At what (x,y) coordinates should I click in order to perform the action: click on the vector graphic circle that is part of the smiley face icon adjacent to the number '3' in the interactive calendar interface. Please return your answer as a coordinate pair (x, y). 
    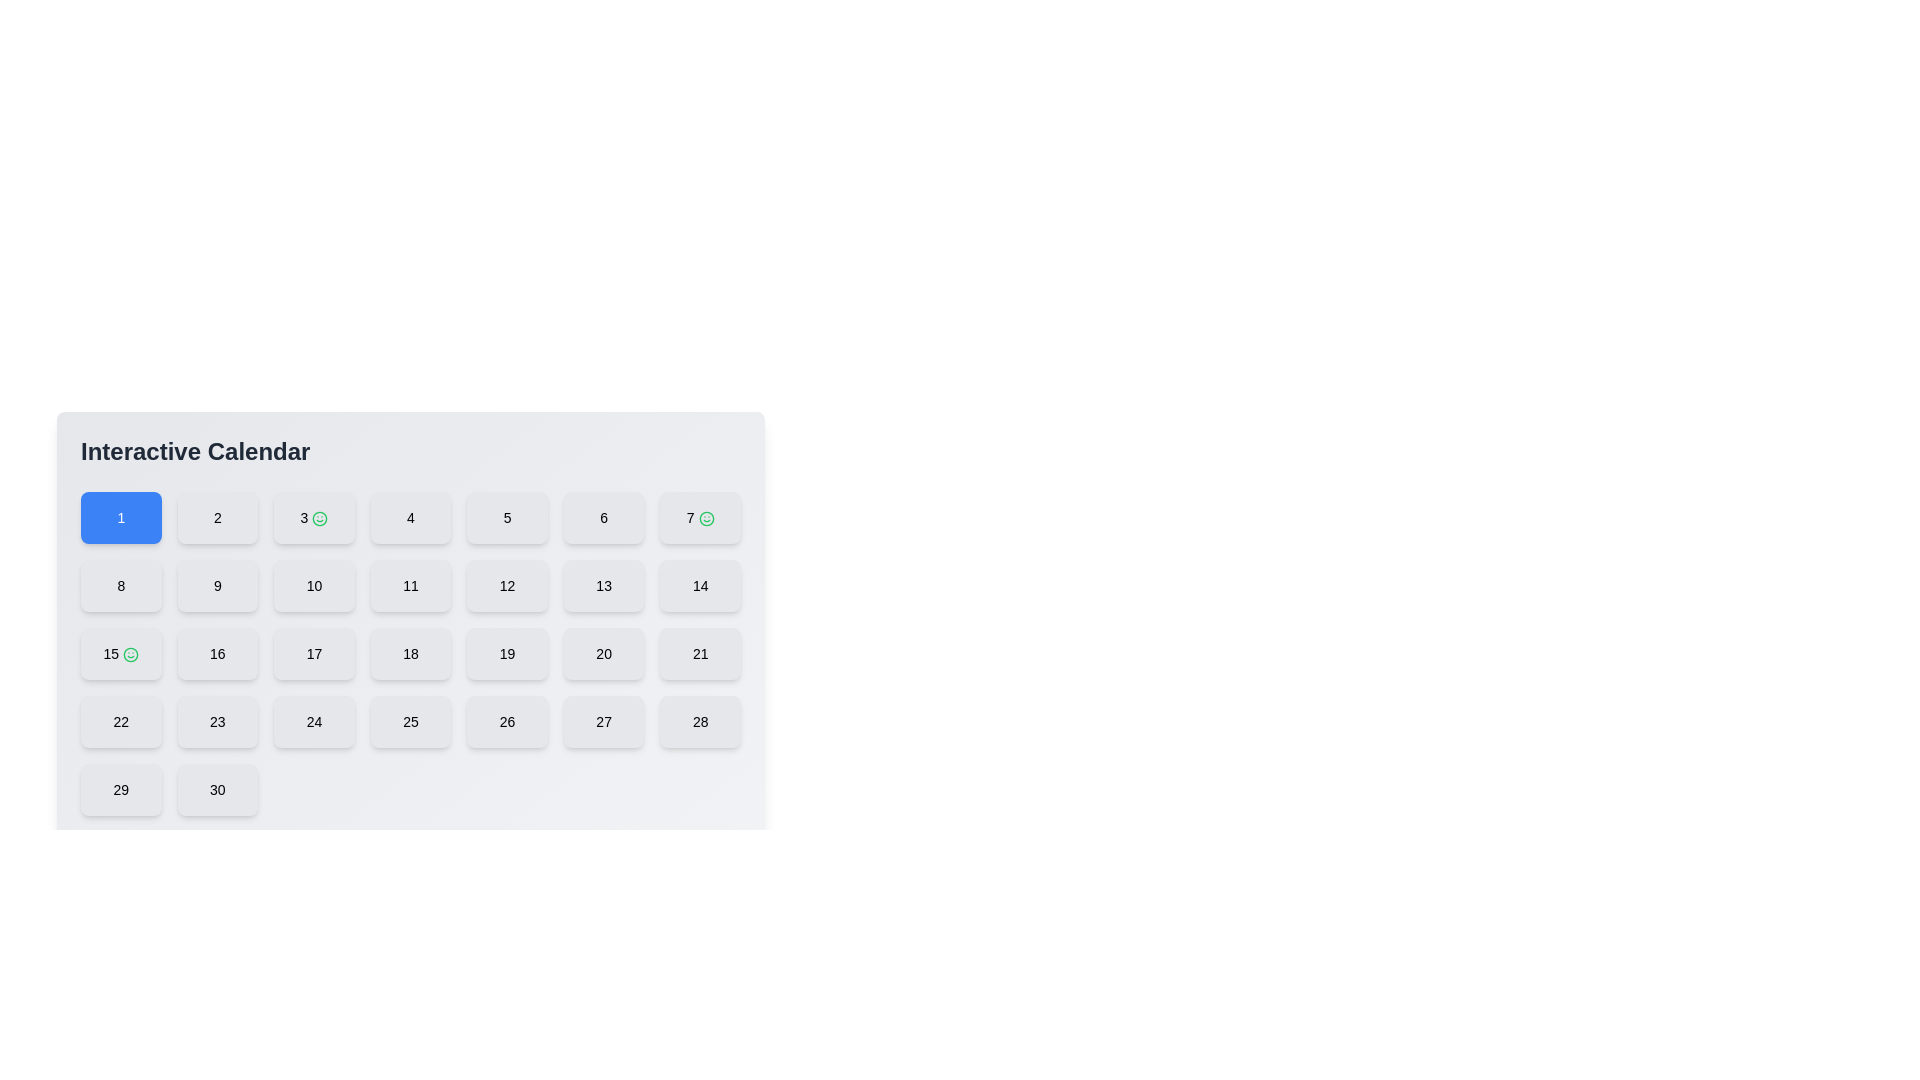
    Looking at the image, I should click on (130, 655).